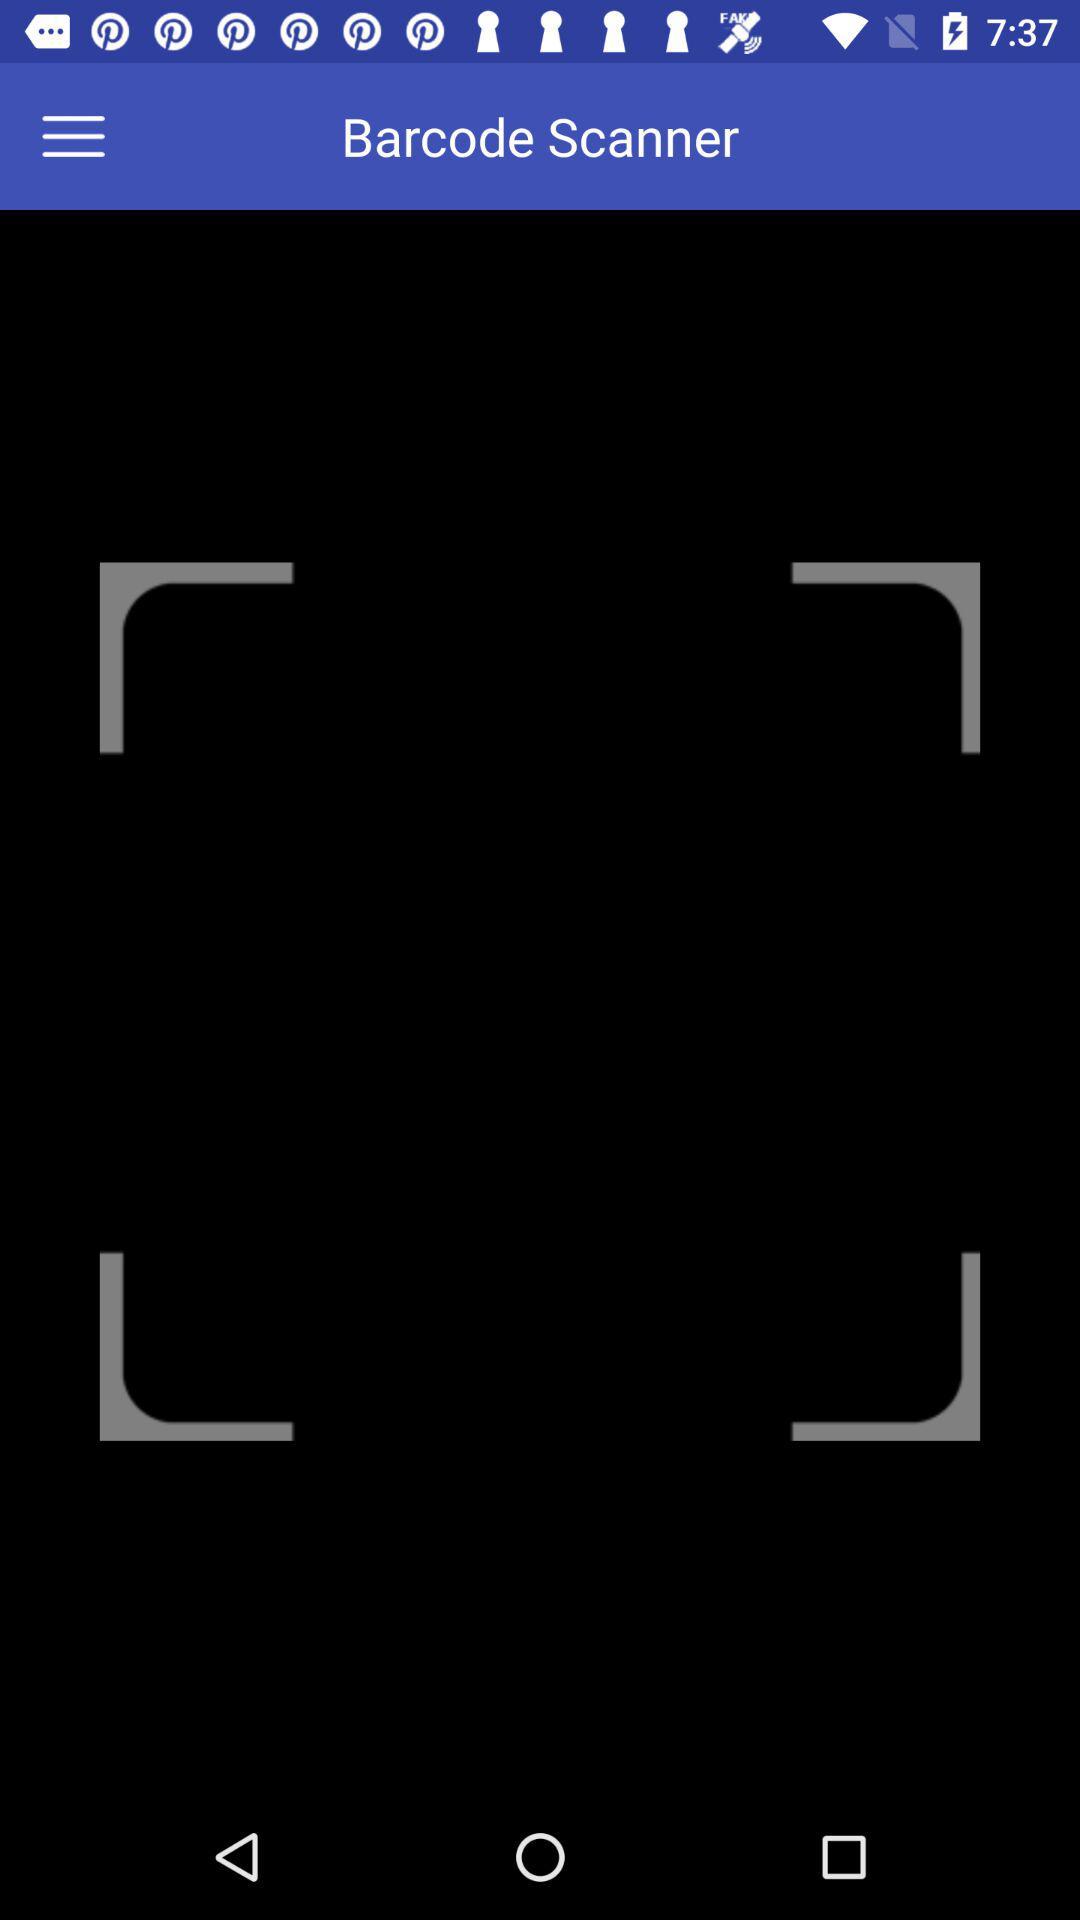  I want to click on menu options, so click(85, 135).